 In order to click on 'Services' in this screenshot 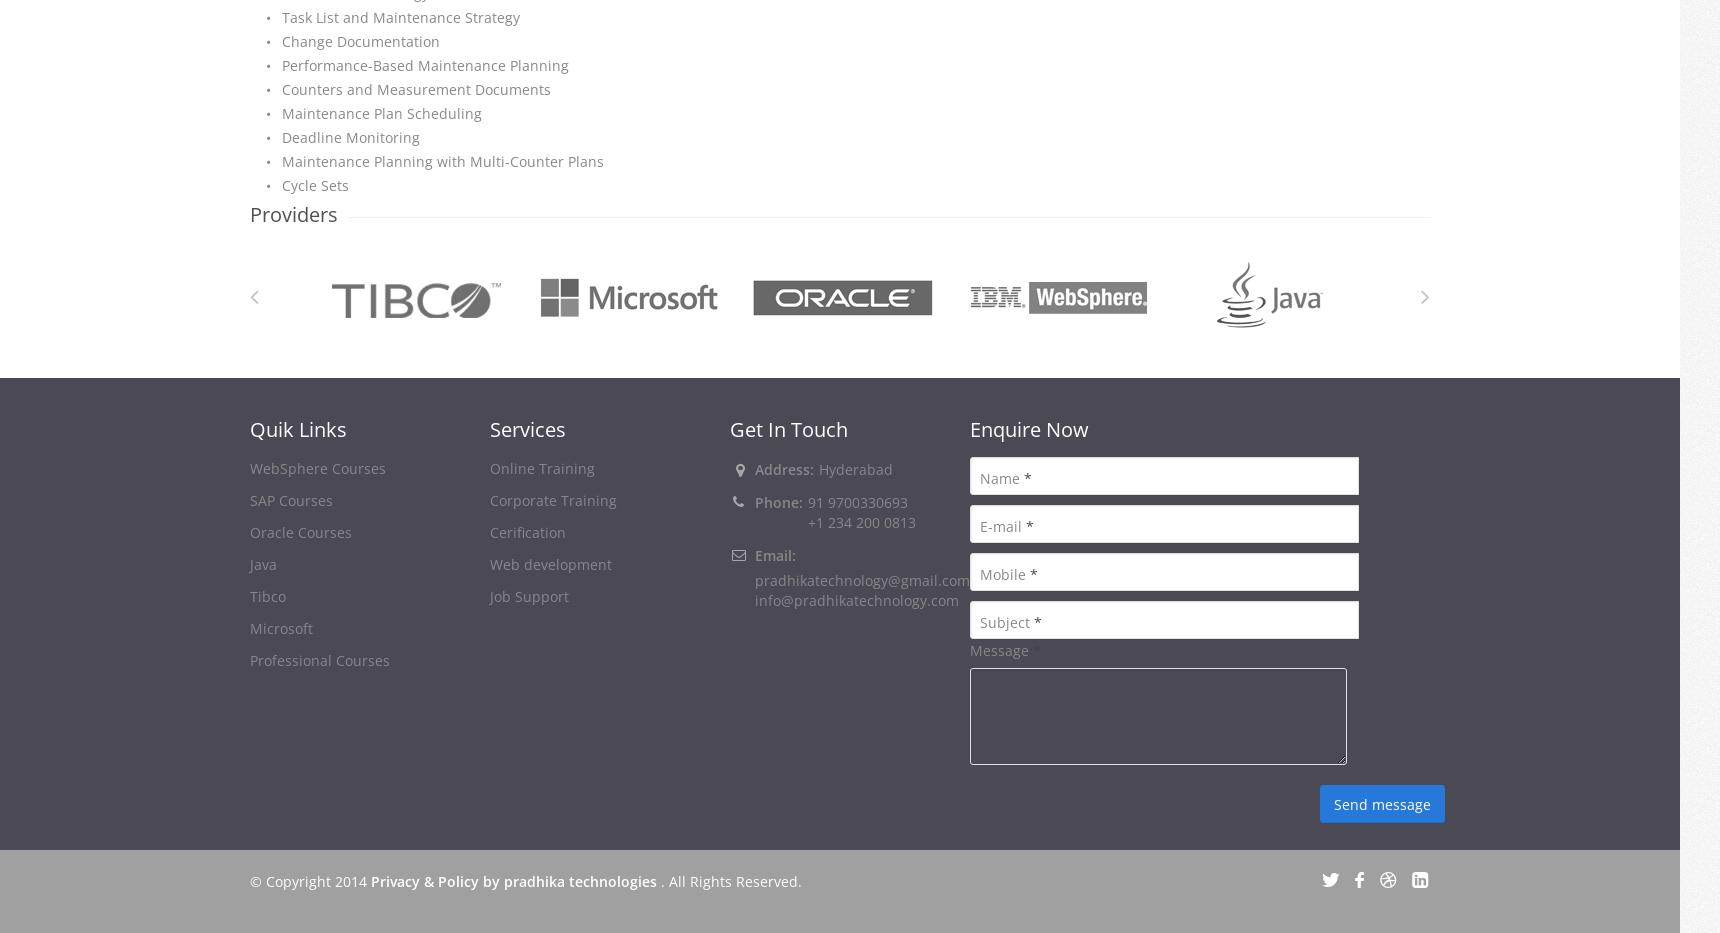, I will do `click(528, 428)`.